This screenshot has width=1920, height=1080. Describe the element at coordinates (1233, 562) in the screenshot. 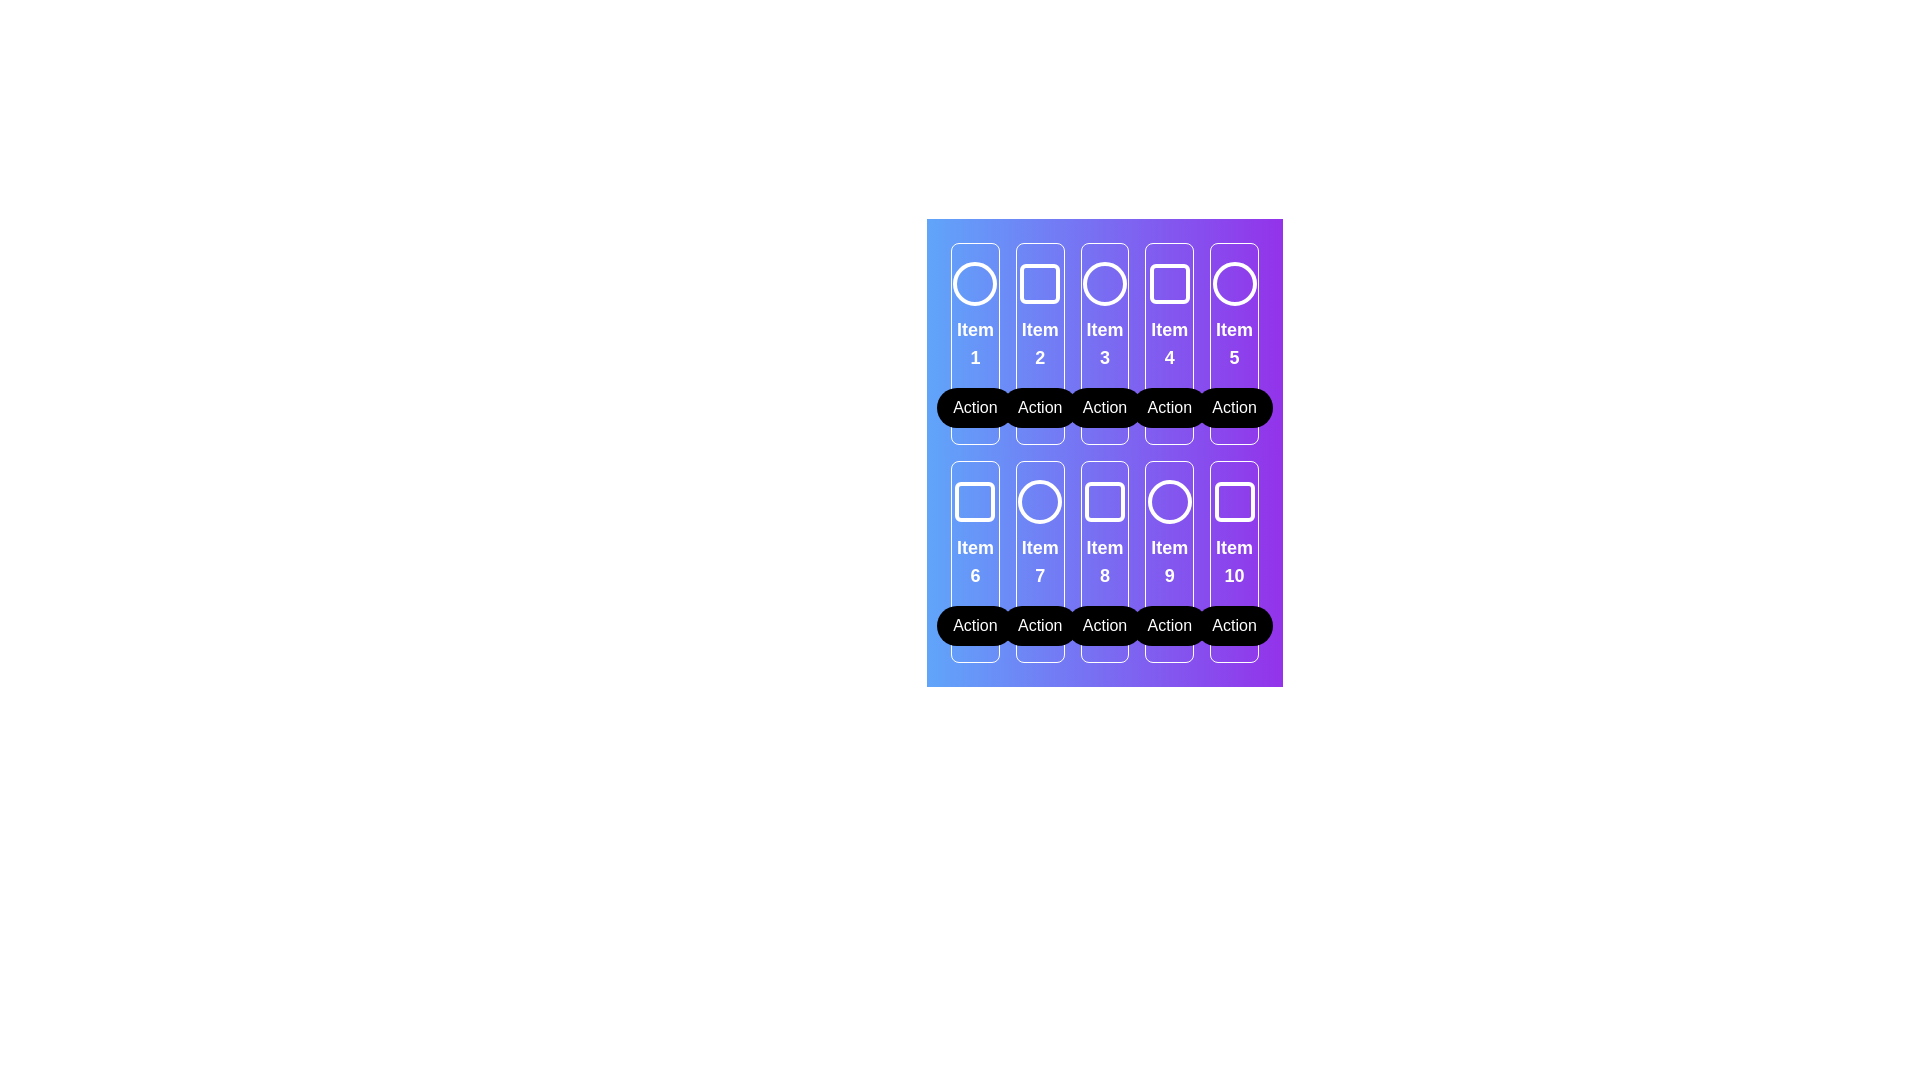

I see `displayed information from the descriptive card representing 'Item 10' located in the bottom-right corner of the grid` at that location.